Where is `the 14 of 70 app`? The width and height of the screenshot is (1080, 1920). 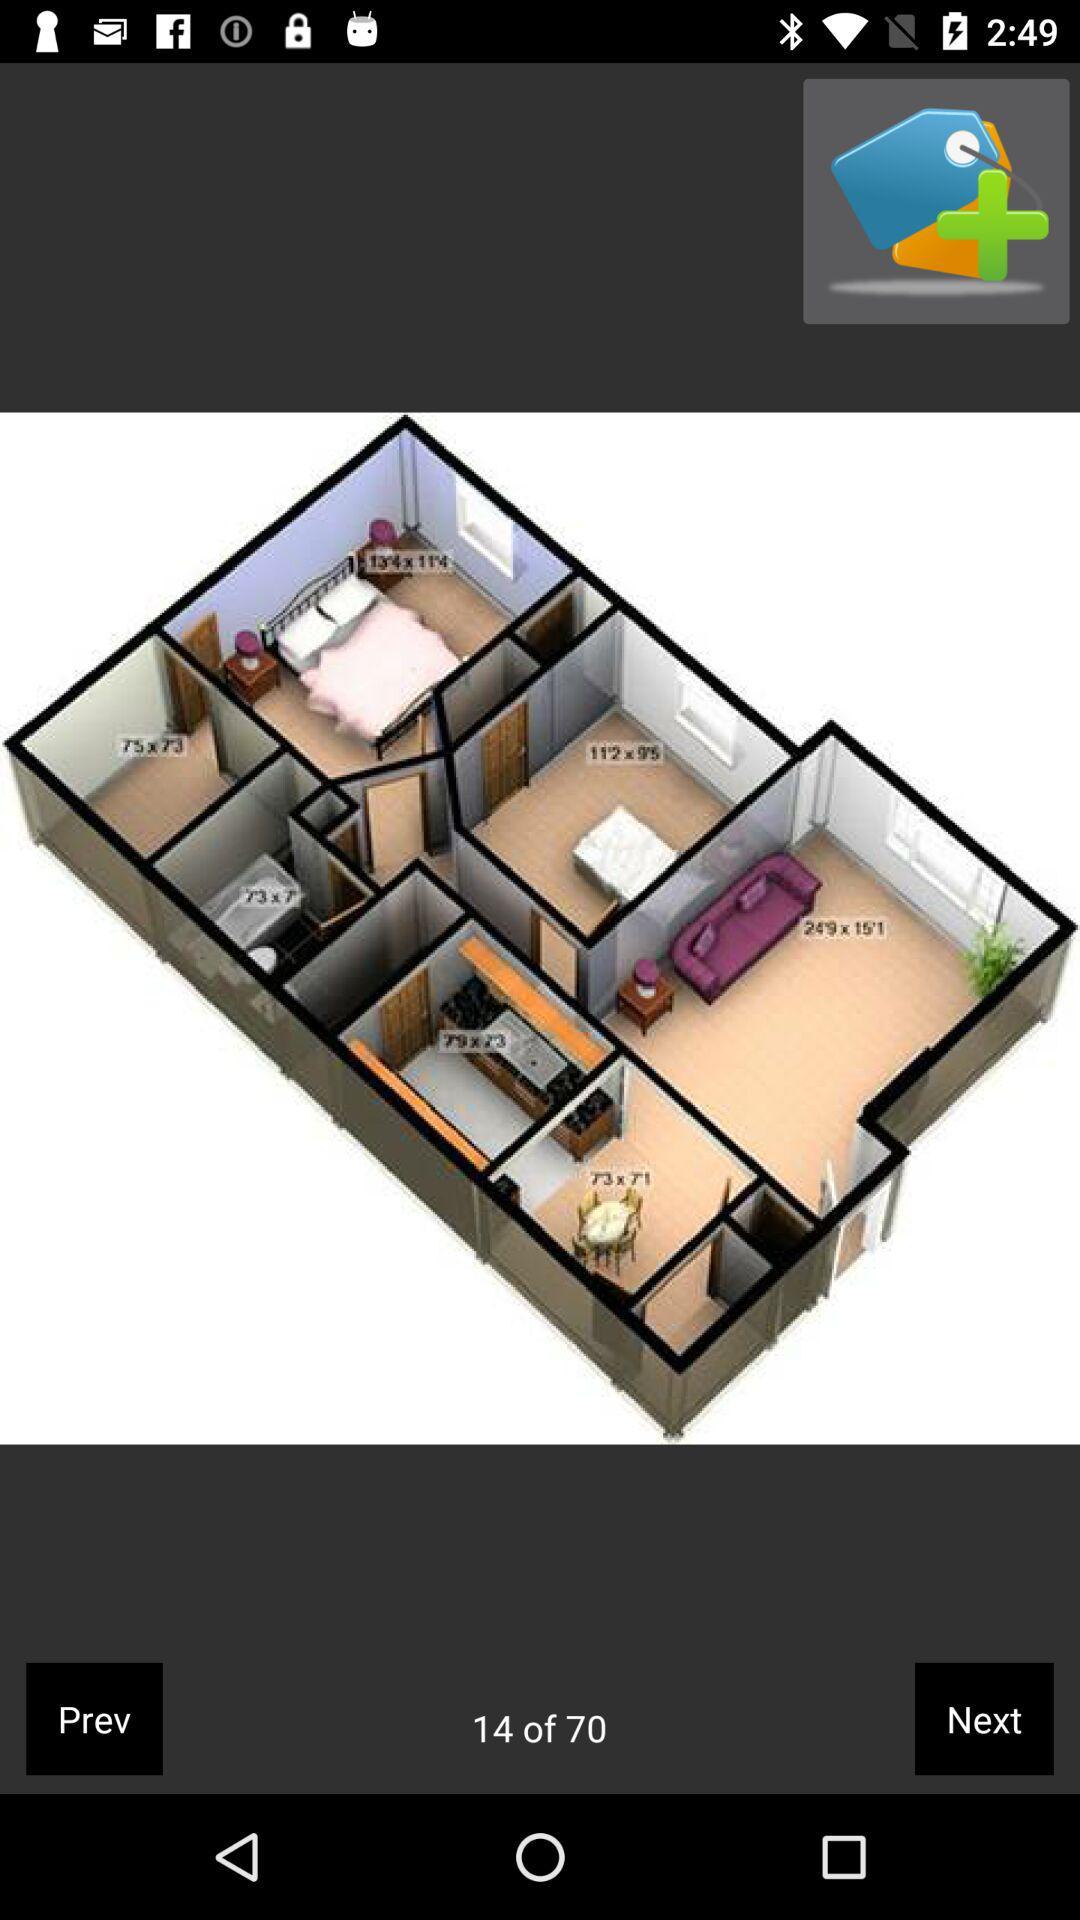 the 14 of 70 app is located at coordinates (538, 1727).